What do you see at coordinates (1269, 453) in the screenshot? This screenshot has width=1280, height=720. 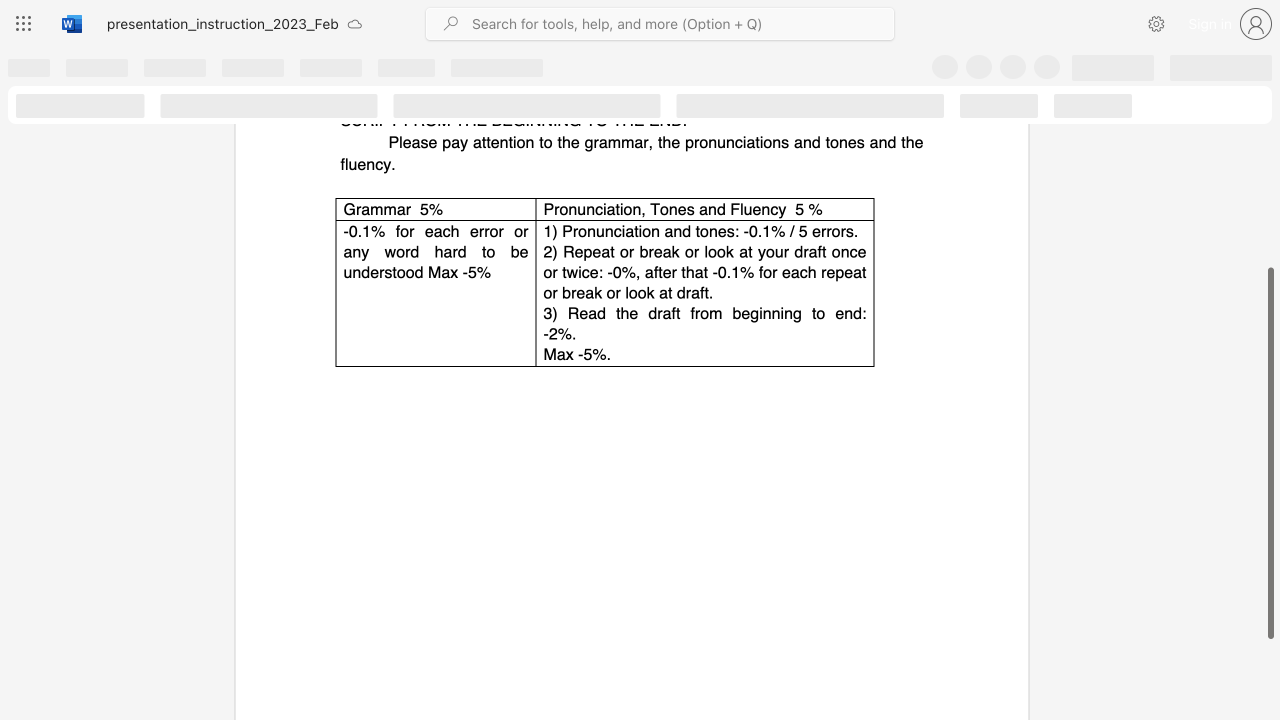 I see `the scrollbar and move down 110 pixels` at bounding box center [1269, 453].